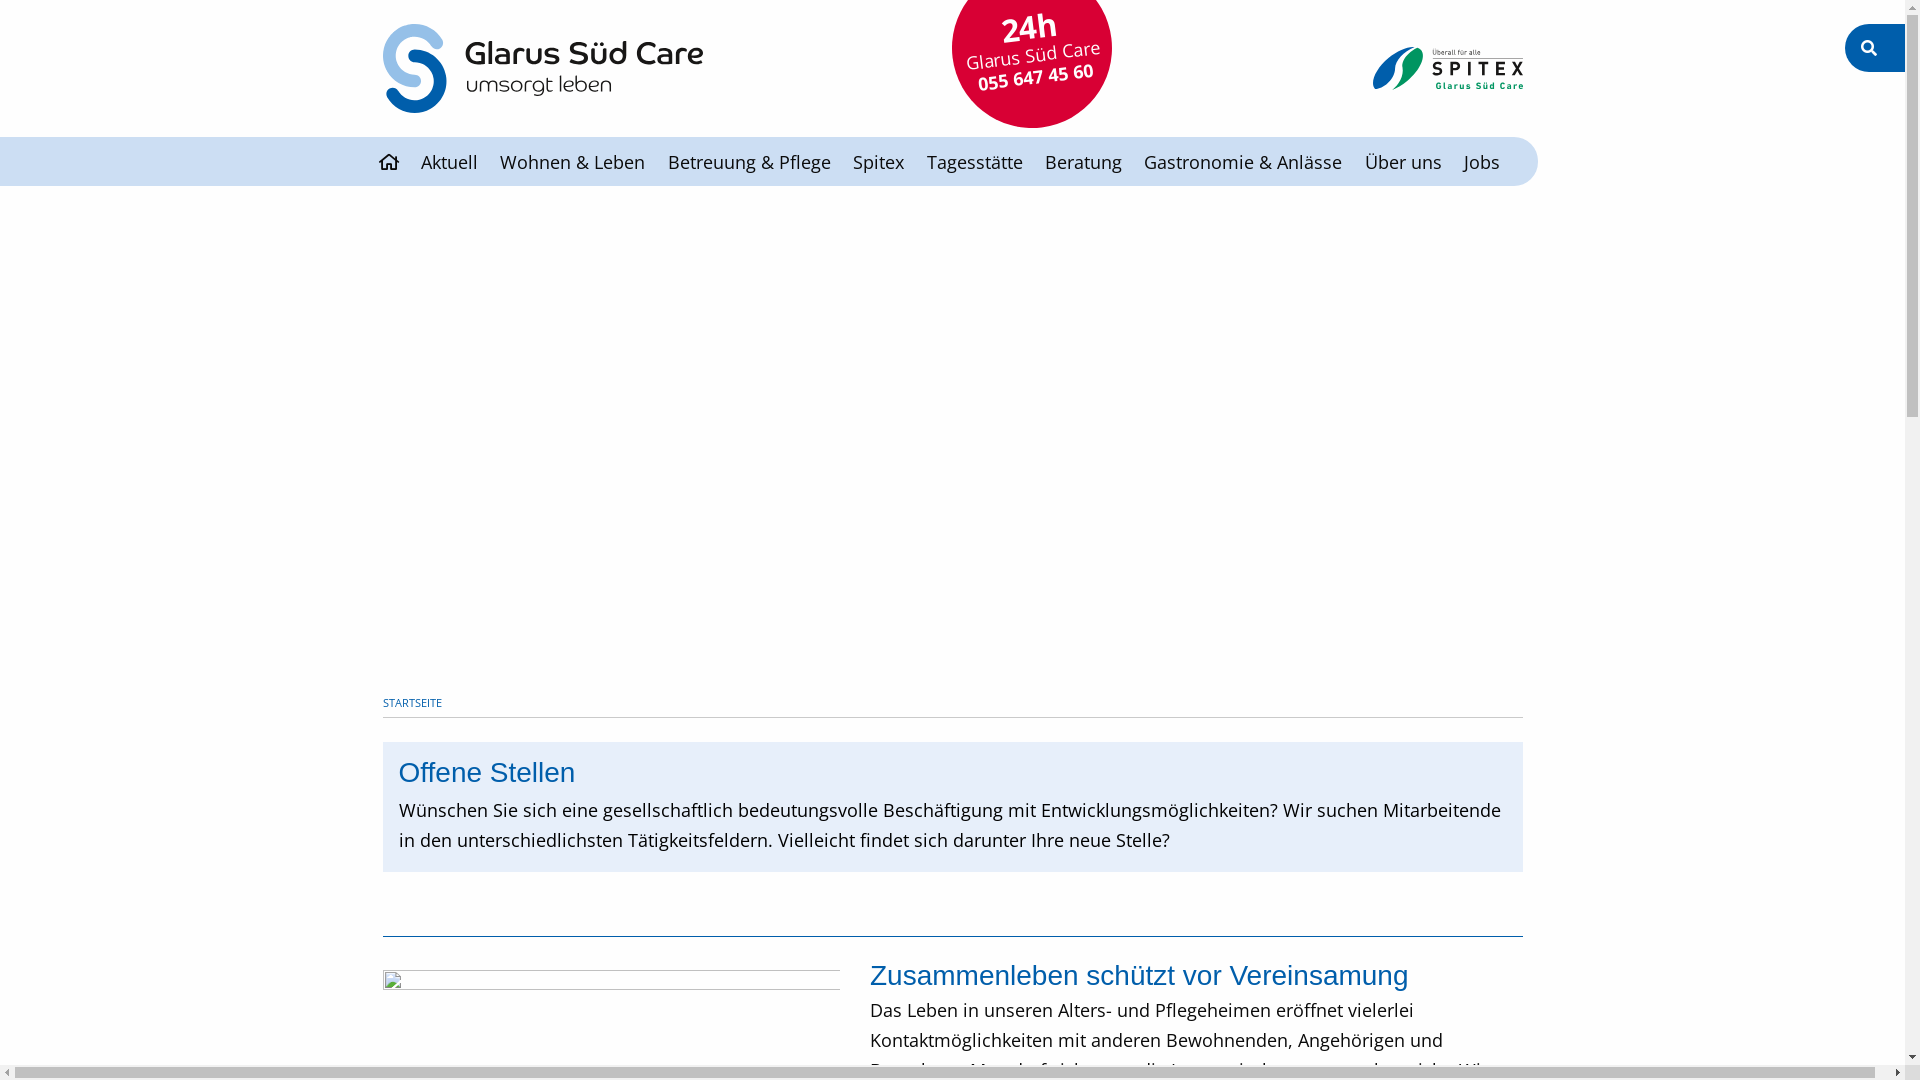  I want to click on 'STARTSEITE', so click(410, 701).